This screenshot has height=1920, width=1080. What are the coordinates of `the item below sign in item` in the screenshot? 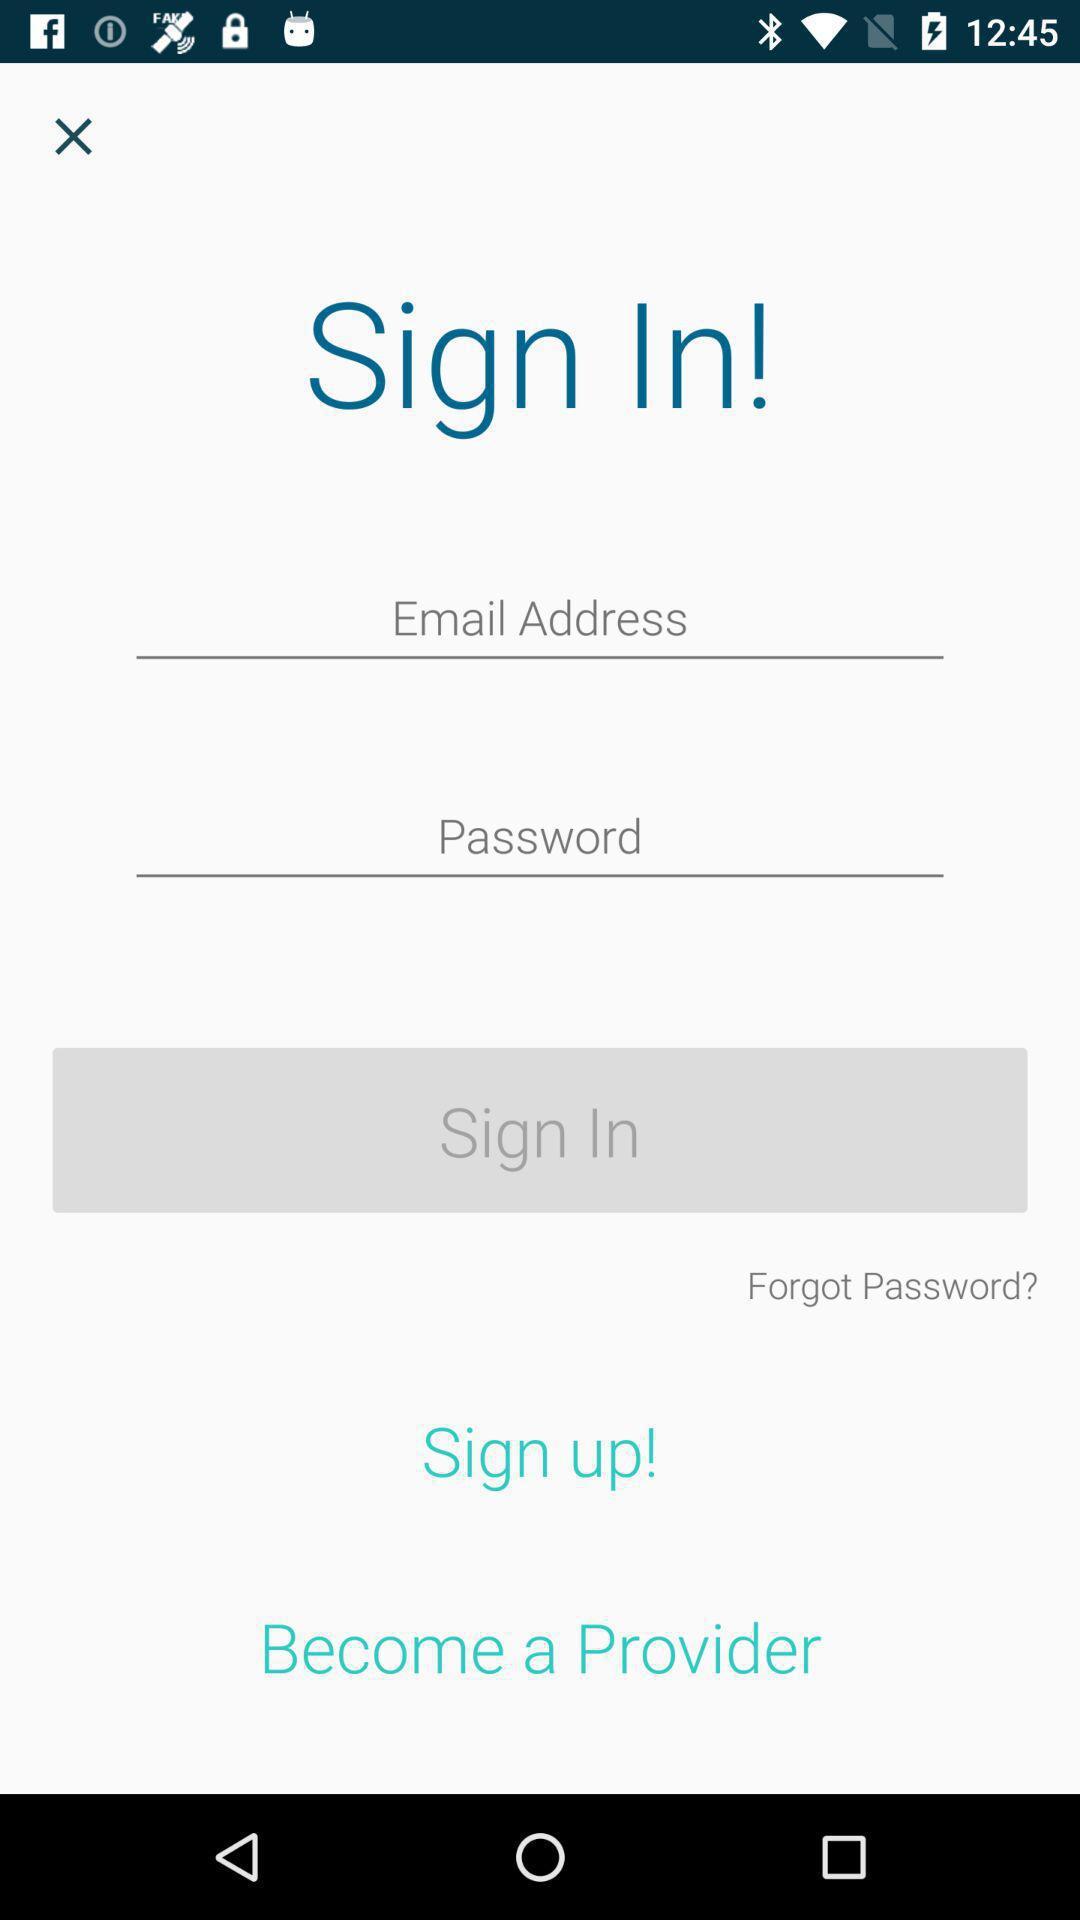 It's located at (891, 1284).